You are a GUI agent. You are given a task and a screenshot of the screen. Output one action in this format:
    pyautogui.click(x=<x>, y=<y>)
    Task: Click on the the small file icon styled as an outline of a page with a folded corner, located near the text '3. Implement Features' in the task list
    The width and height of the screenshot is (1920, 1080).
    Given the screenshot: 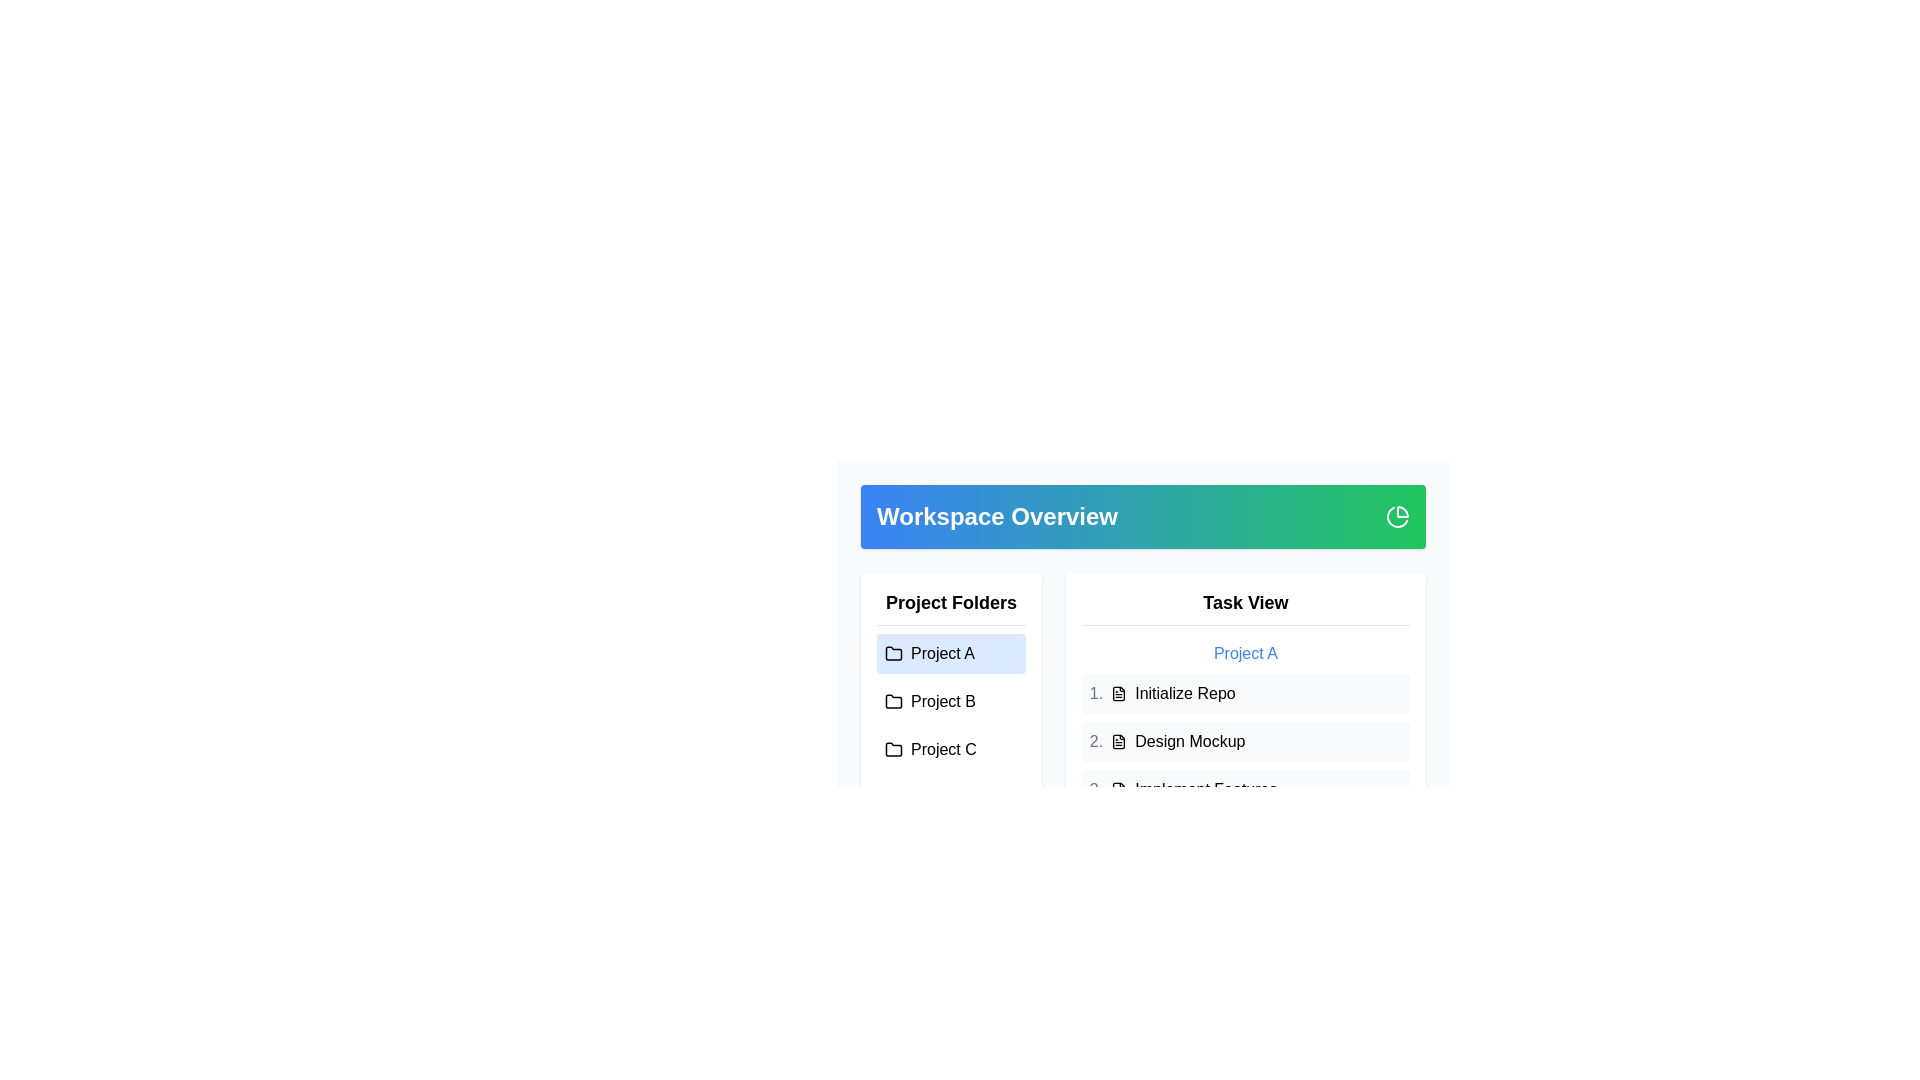 What is the action you would take?
    pyautogui.click(x=1118, y=789)
    